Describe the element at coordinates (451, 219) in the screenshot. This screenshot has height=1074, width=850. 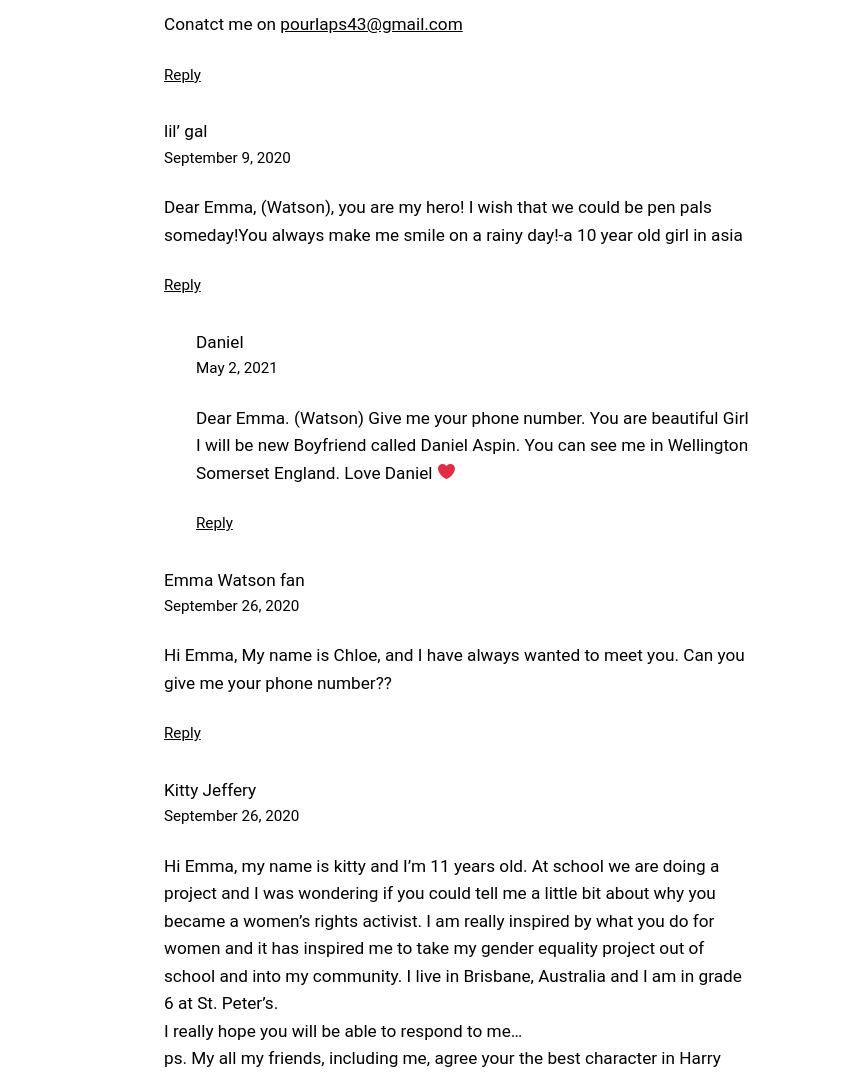
I see `'Dear Emma, (Watson), you are my hero! I wish that we could be pen pals someday!You always make me smile on a rainy day!-a 10 year old girl in asia'` at that location.